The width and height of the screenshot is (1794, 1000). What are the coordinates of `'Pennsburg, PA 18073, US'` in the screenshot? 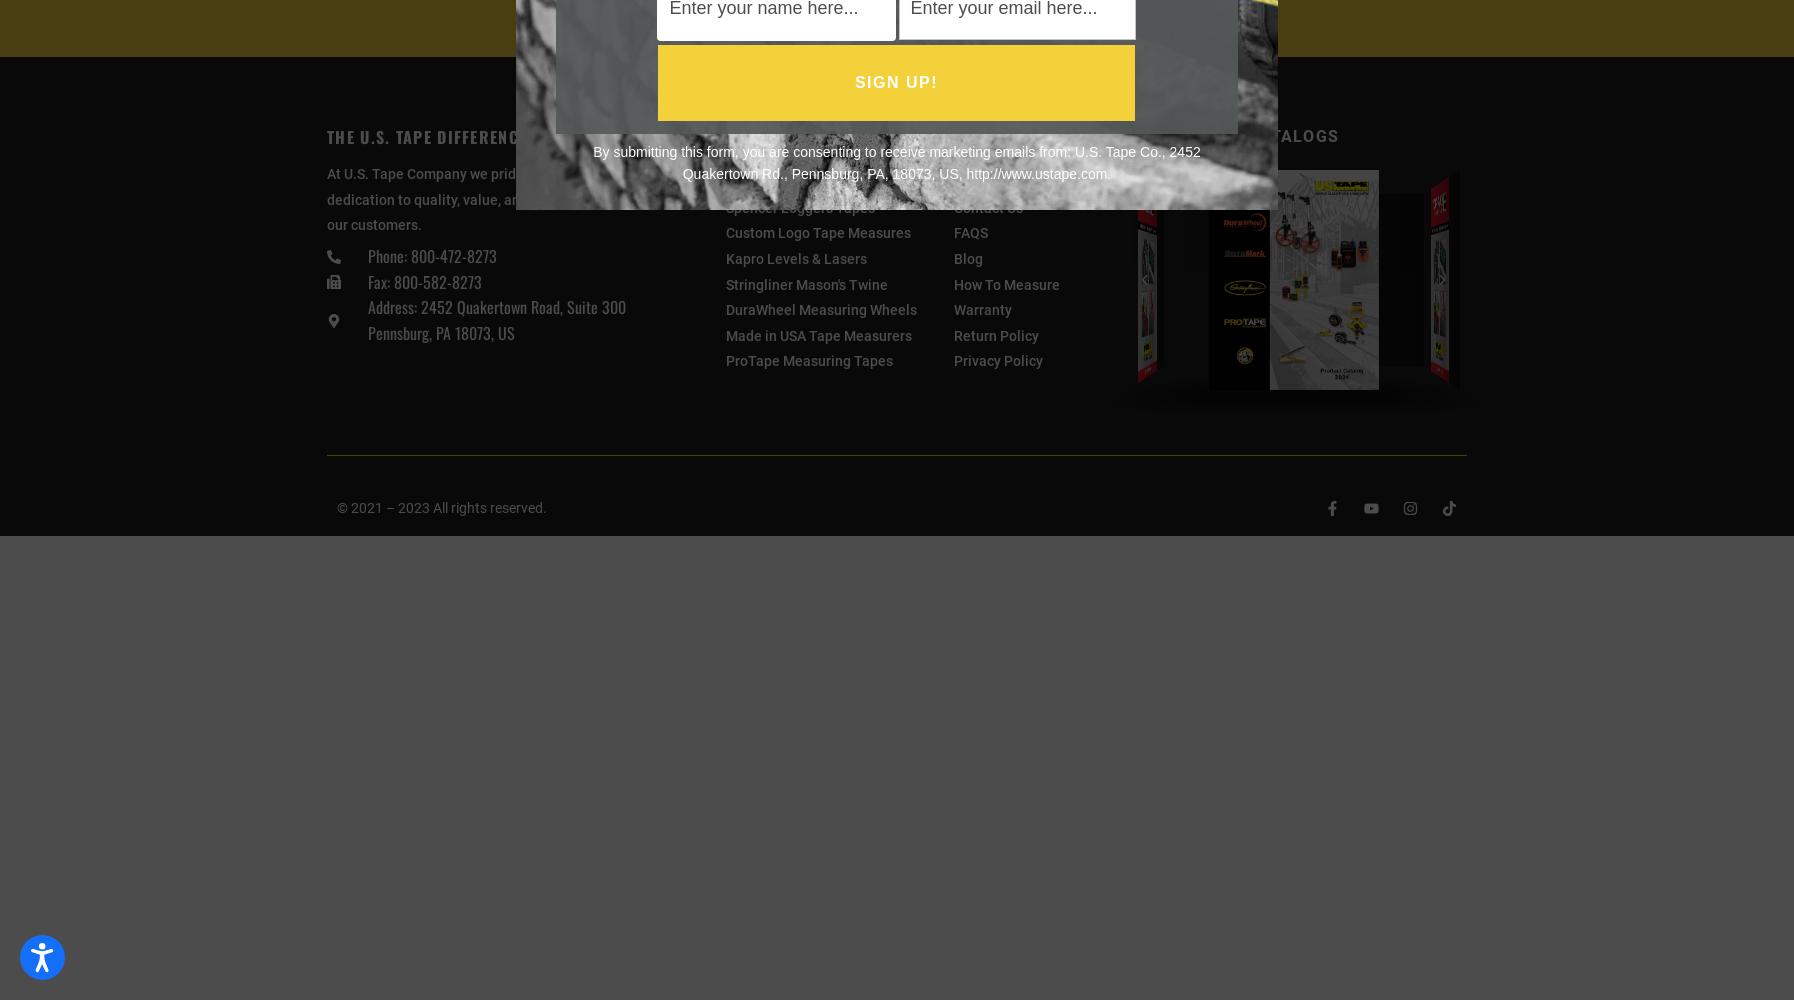 It's located at (439, 331).